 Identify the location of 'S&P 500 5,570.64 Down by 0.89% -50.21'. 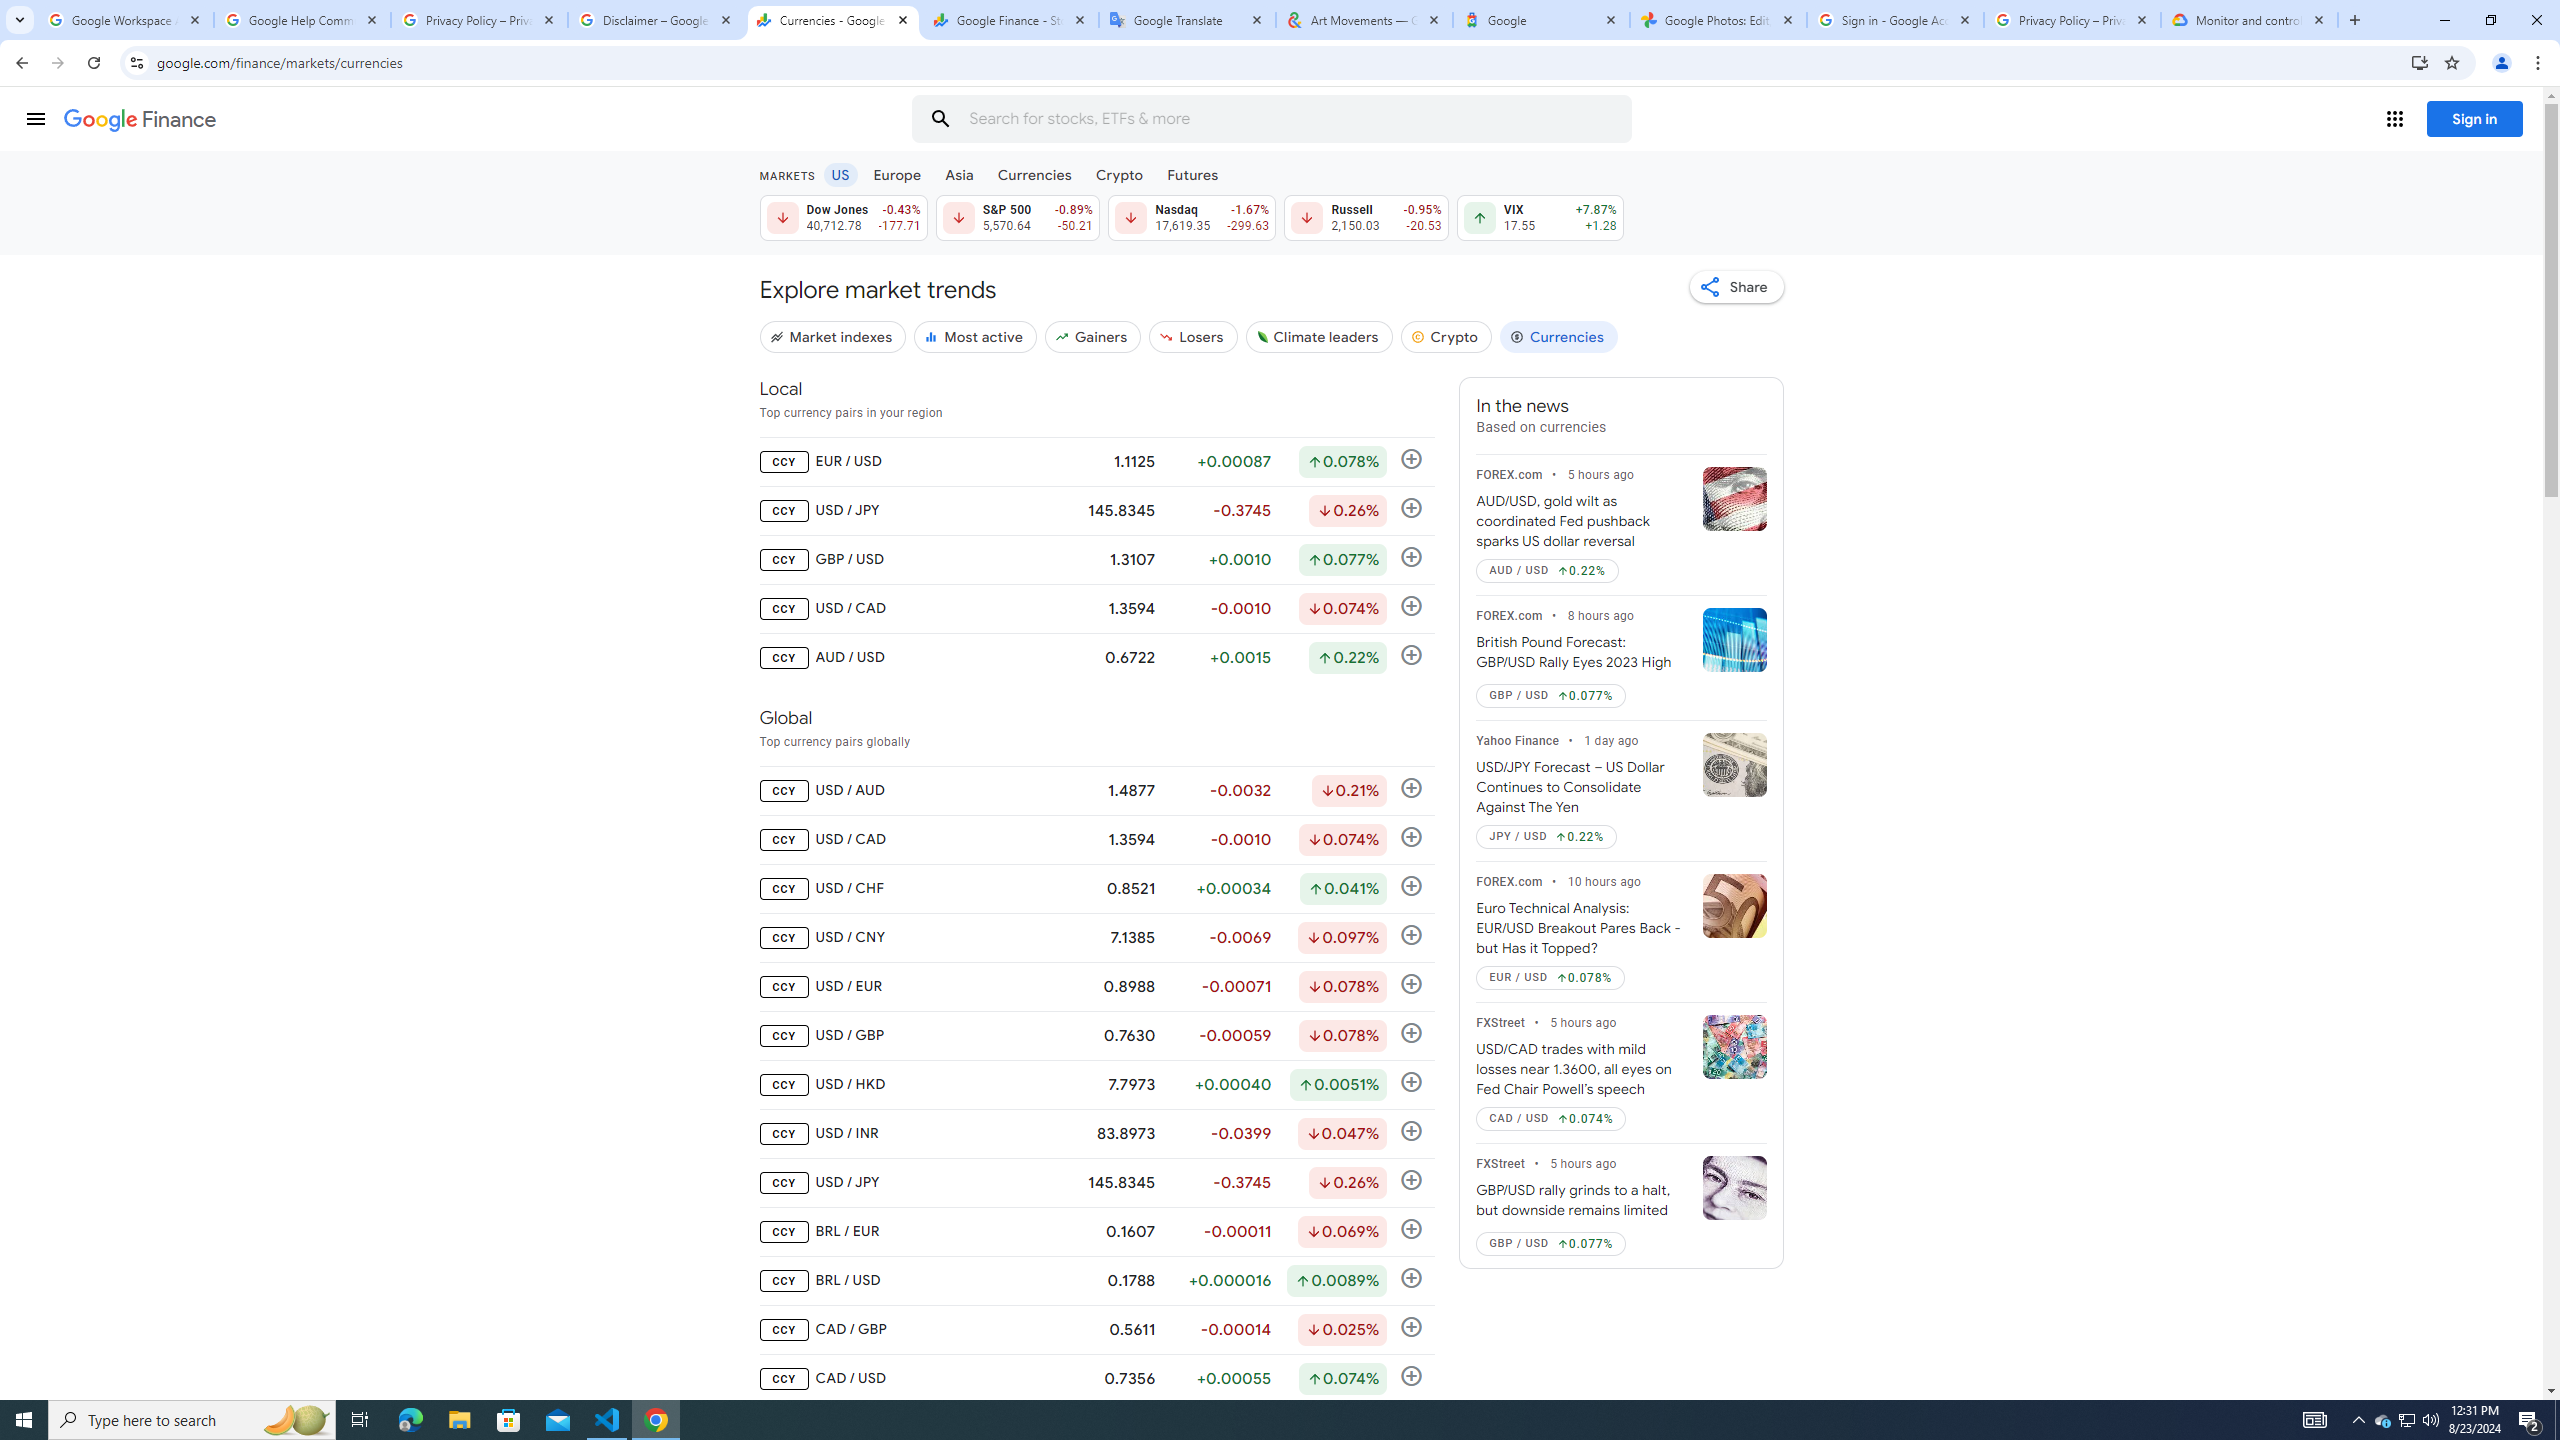
(1016, 217).